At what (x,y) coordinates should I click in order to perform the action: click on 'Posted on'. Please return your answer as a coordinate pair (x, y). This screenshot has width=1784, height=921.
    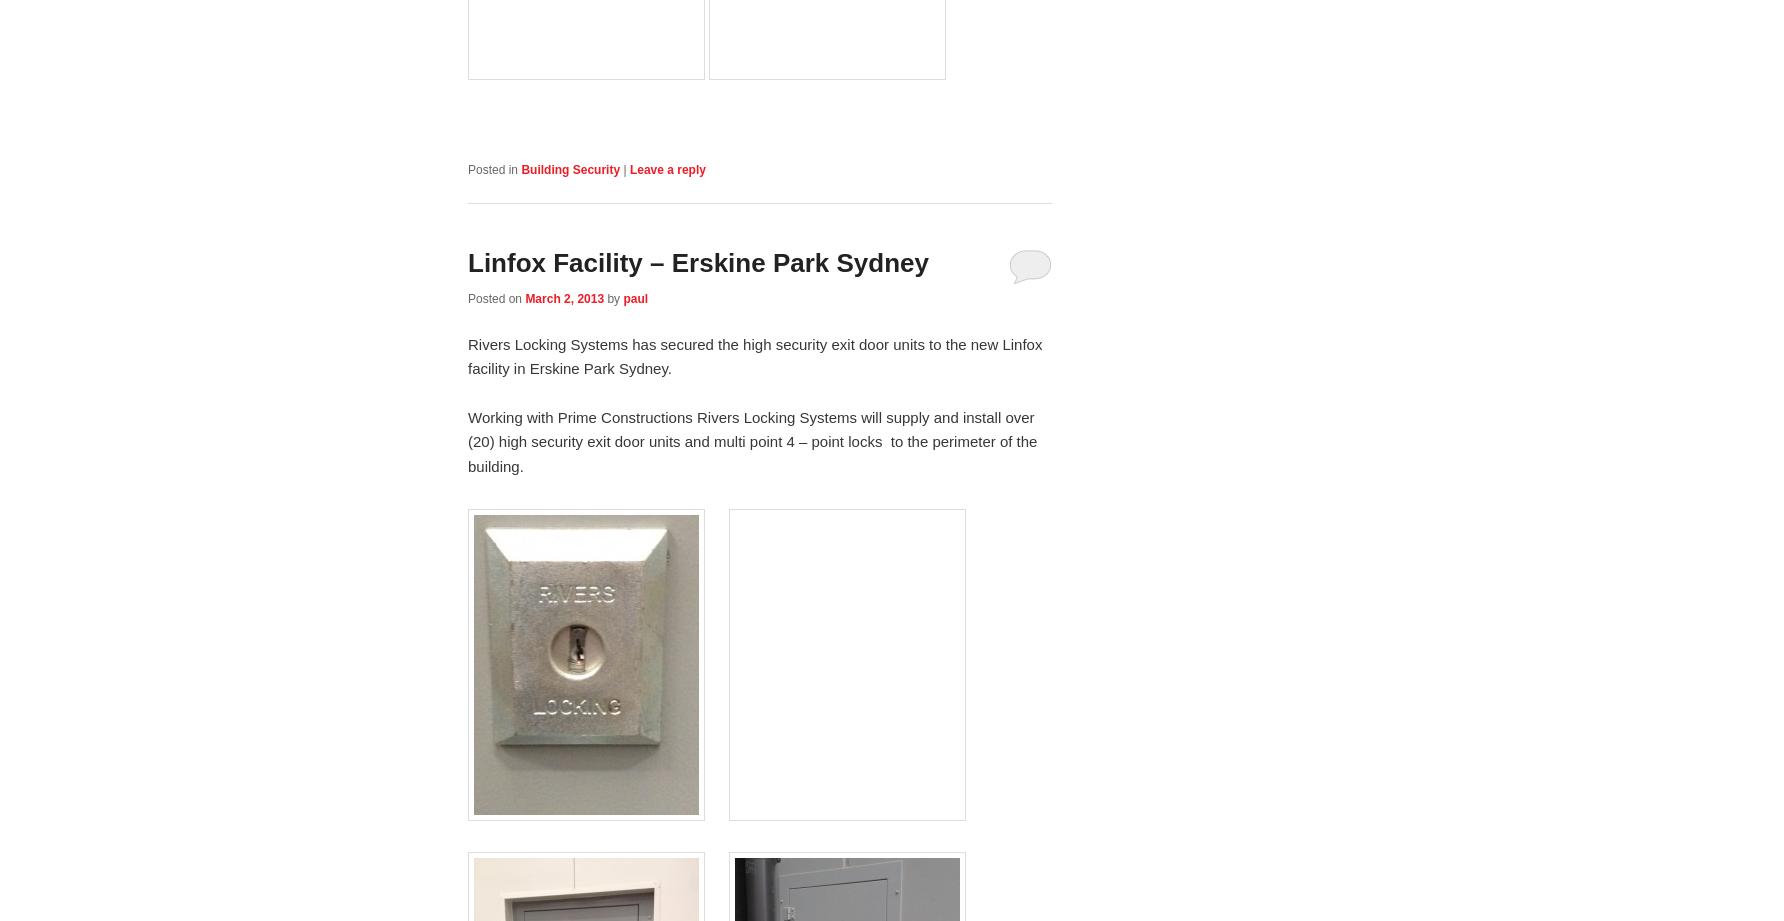
    Looking at the image, I should click on (496, 297).